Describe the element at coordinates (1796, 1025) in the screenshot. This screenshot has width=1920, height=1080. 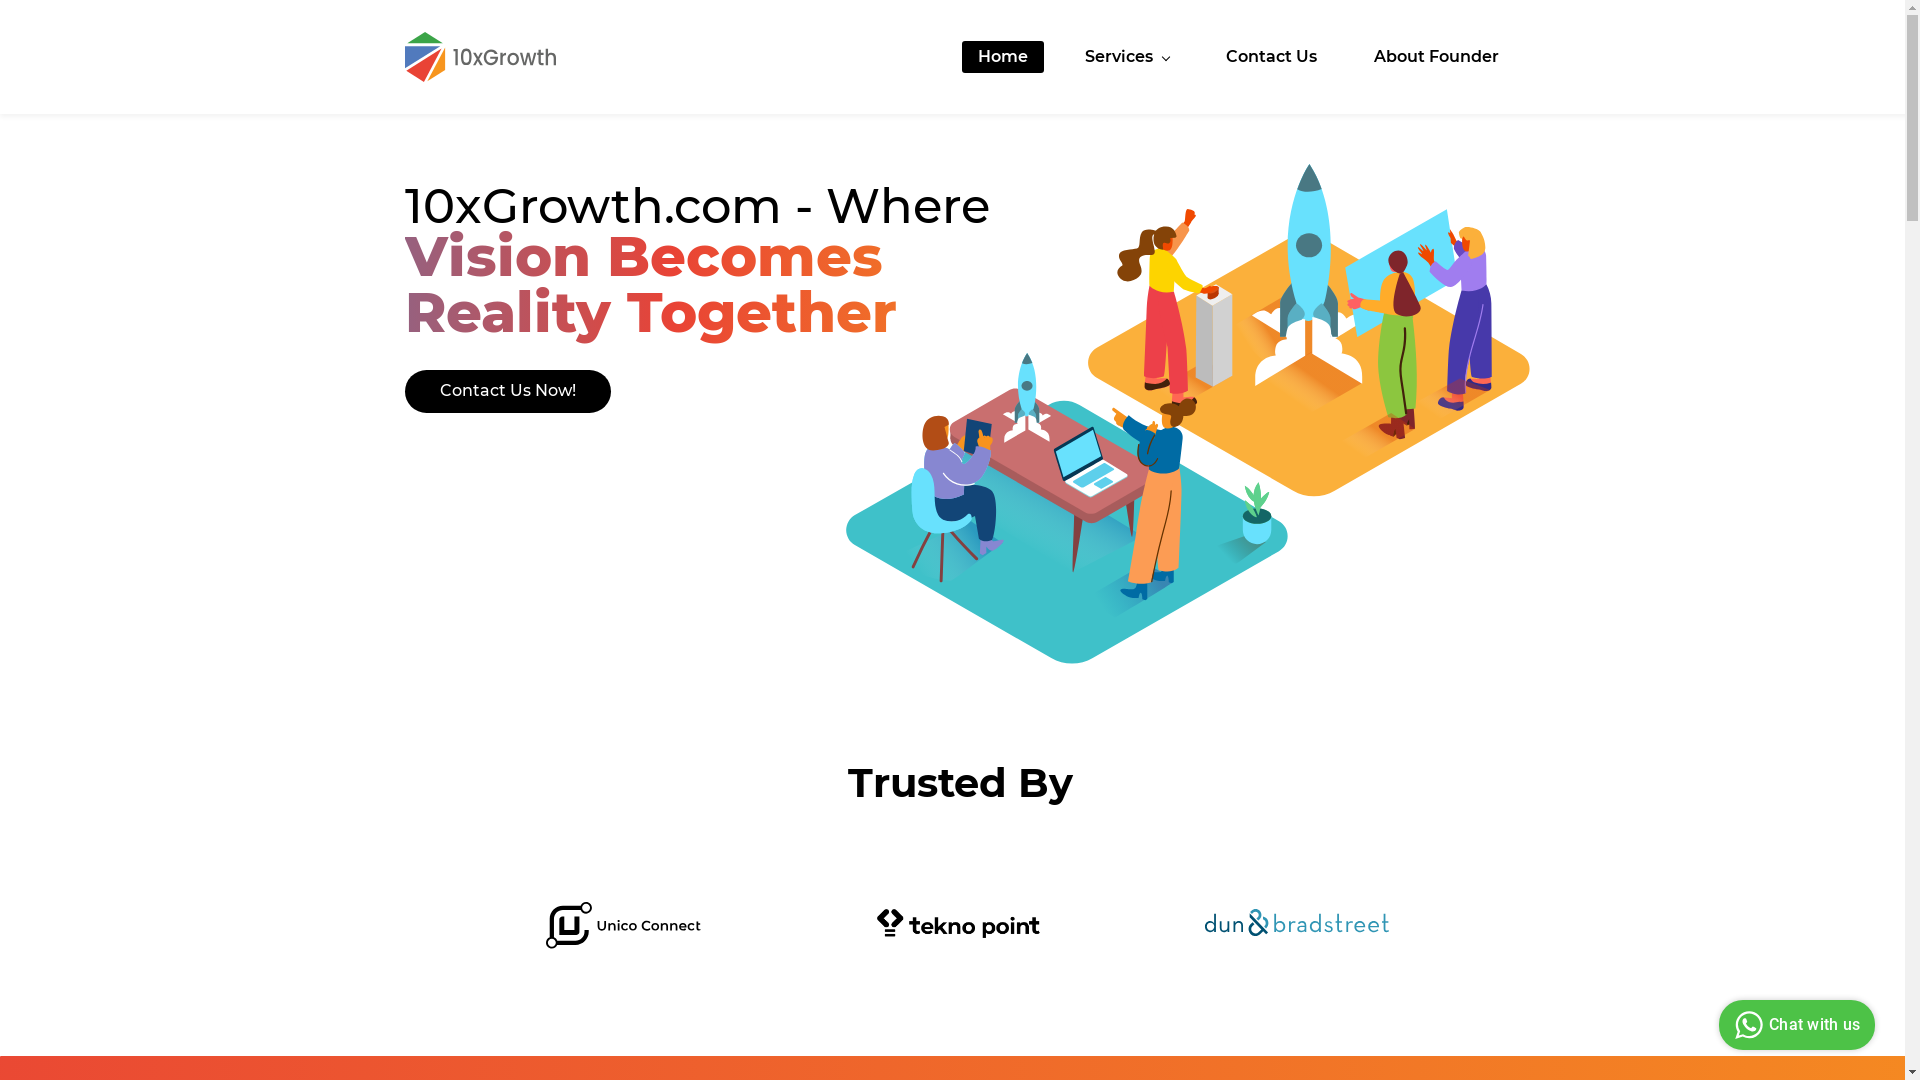
I see `'Chat with us'` at that location.